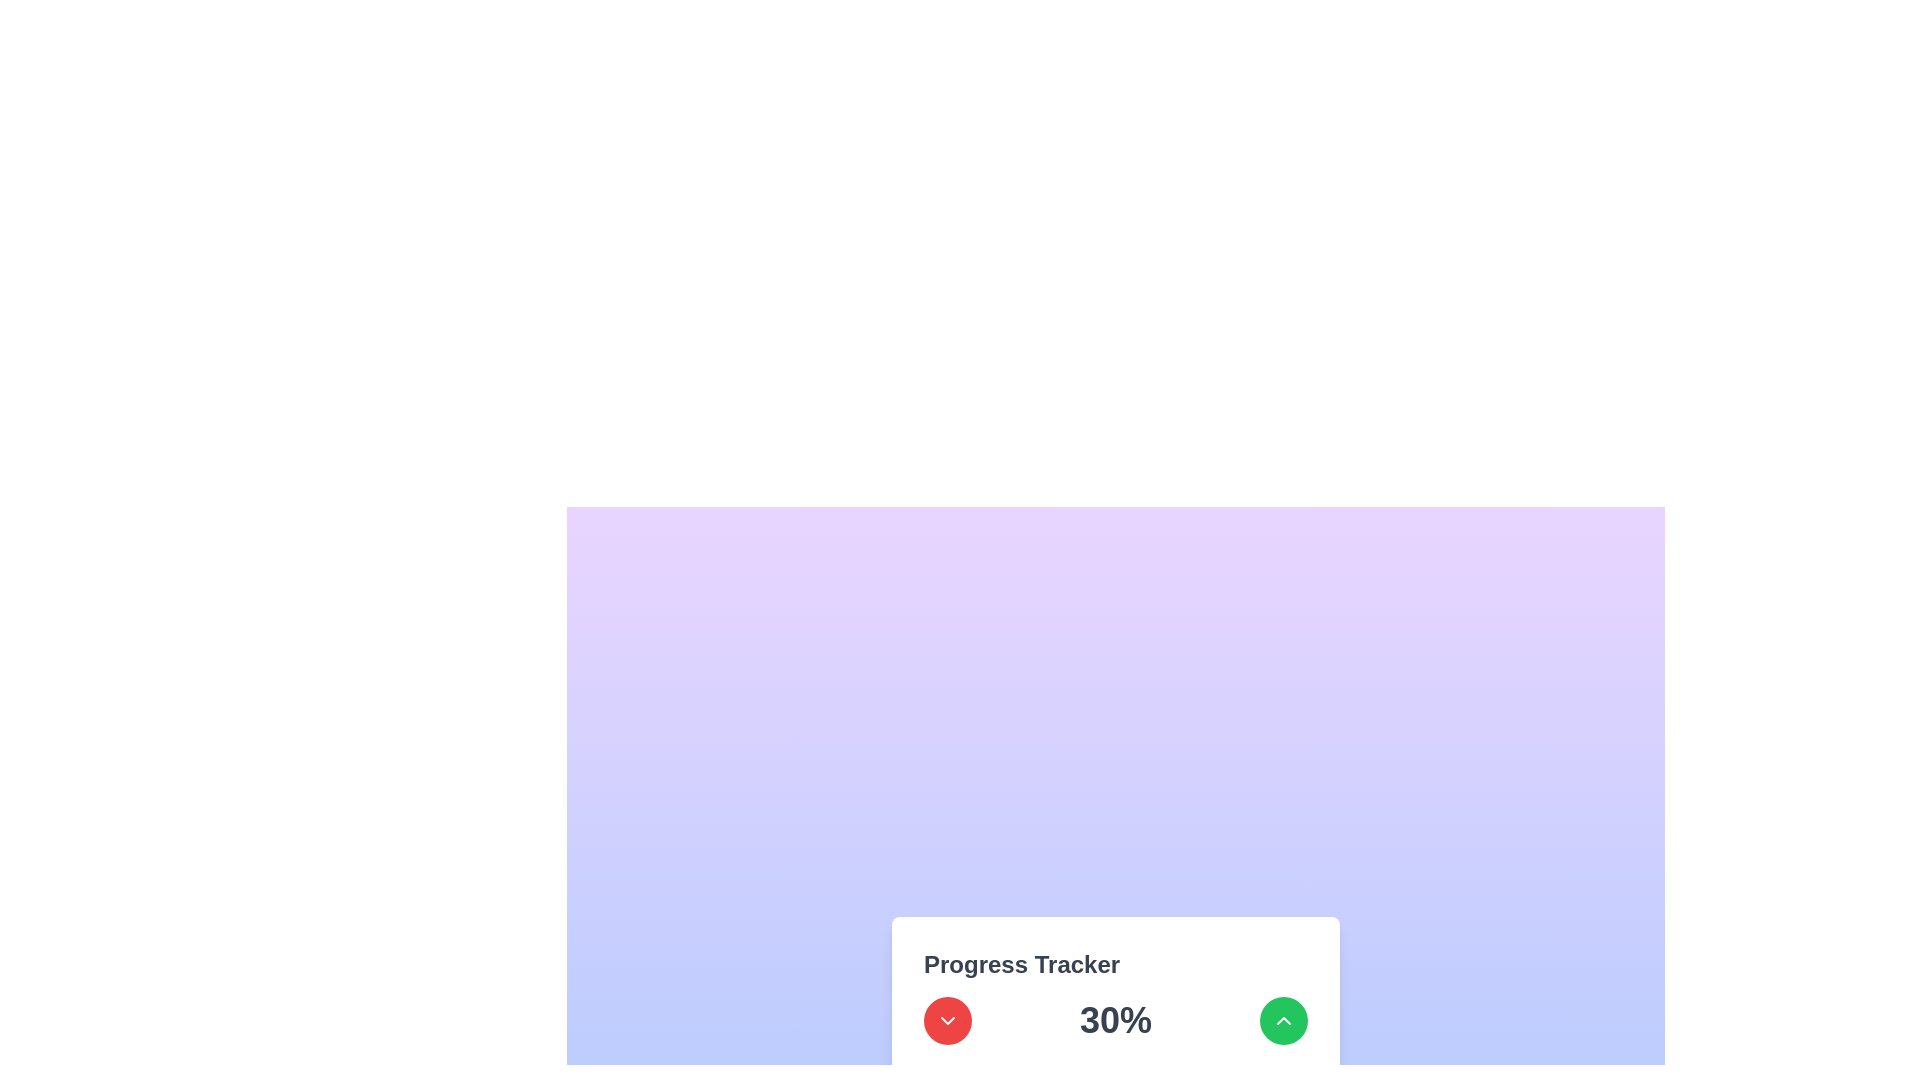 Image resolution: width=1920 pixels, height=1080 pixels. Describe the element at coordinates (1115, 1021) in the screenshot. I see `the progress percentage text label located centrally below the 'Progress Tracker' header, flanked by red and green buttons` at that location.